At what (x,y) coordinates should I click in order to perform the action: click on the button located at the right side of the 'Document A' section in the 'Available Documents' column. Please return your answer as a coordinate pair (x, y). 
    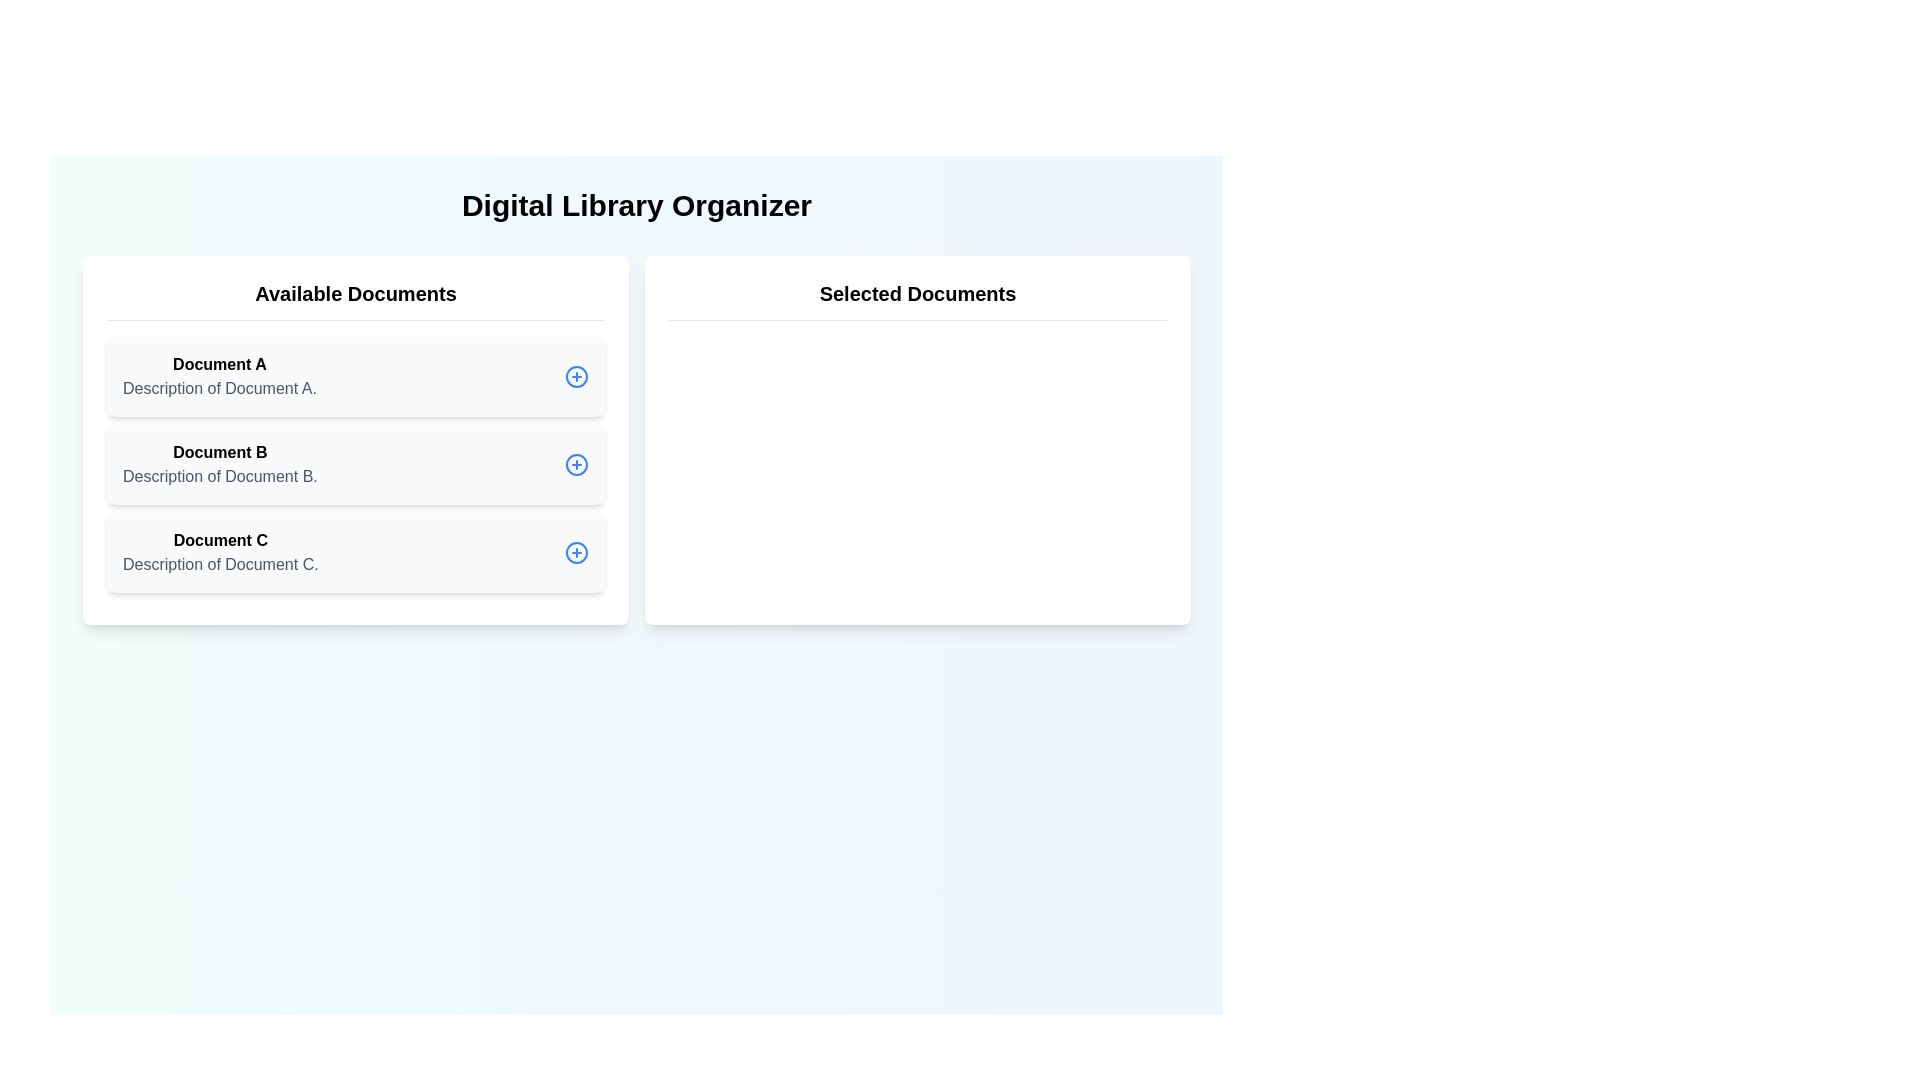
    Looking at the image, I should click on (575, 377).